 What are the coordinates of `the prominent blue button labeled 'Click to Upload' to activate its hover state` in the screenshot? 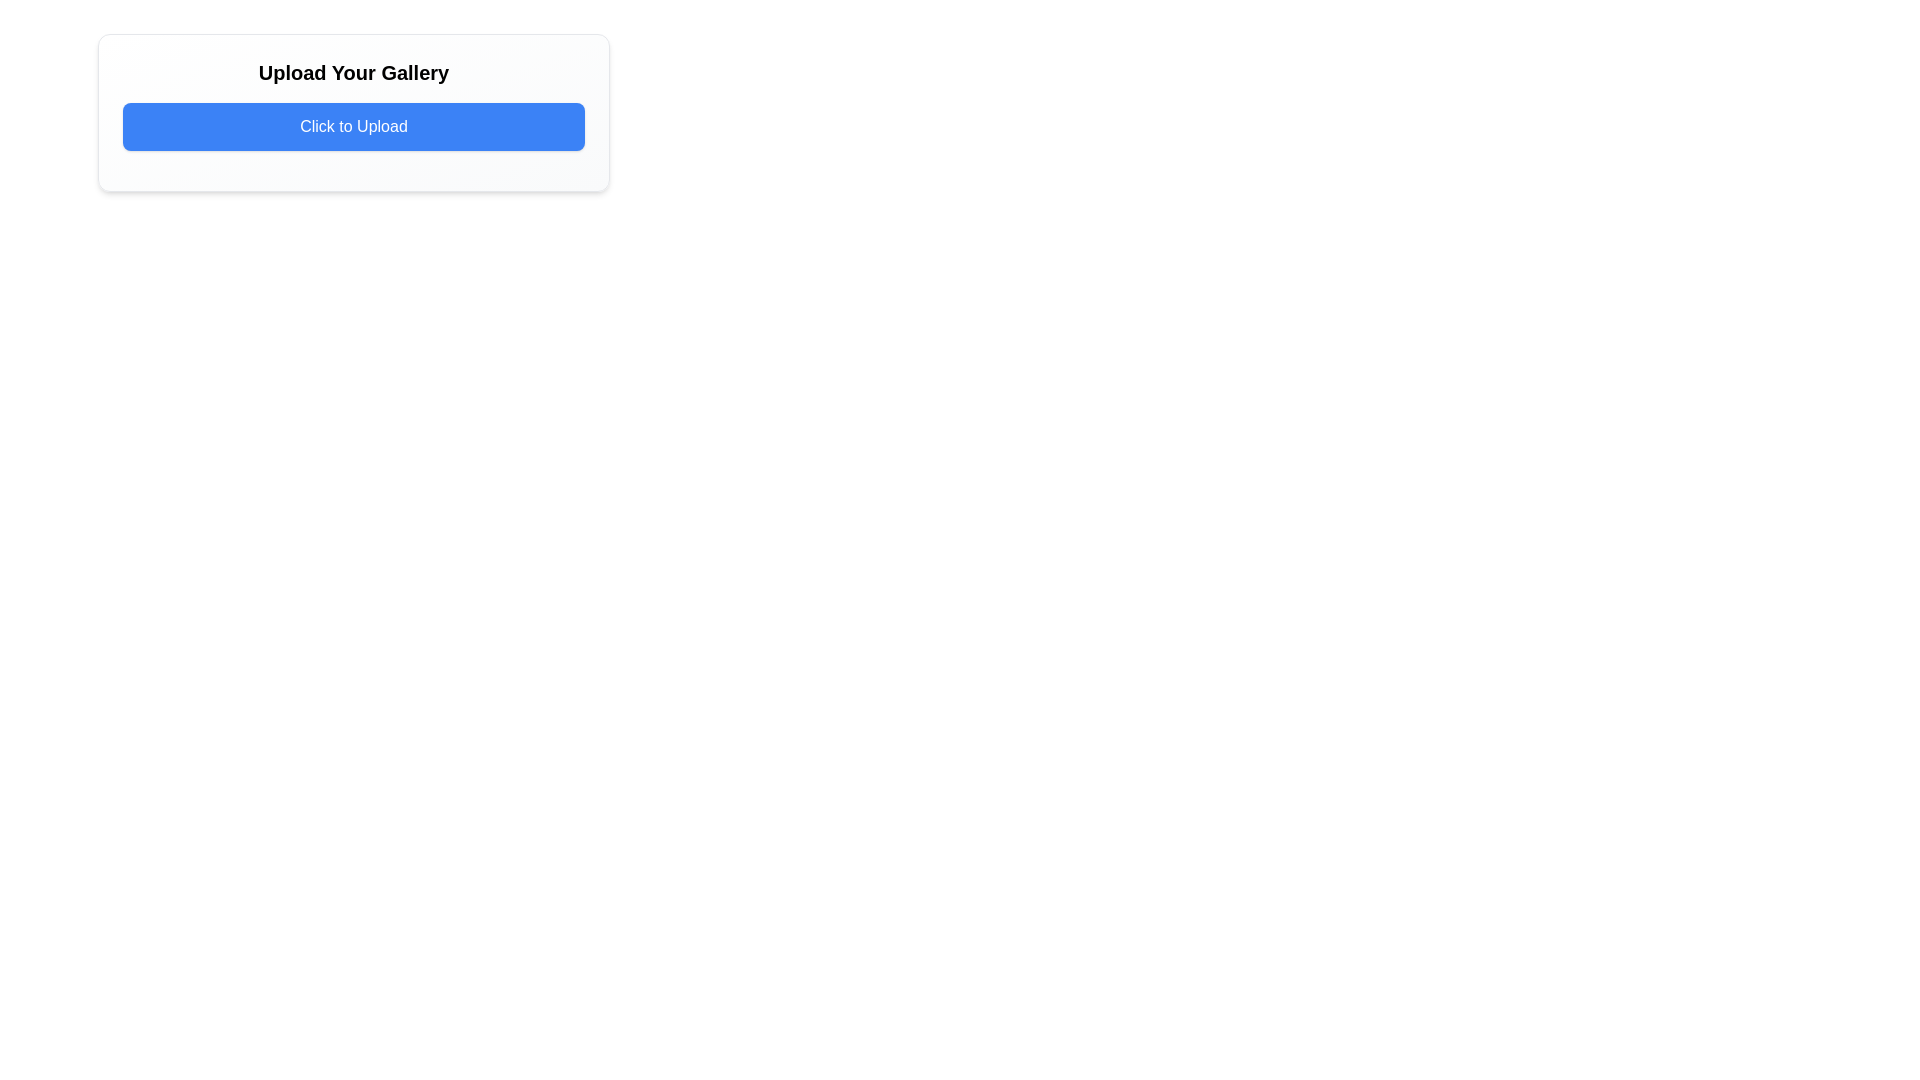 It's located at (354, 127).